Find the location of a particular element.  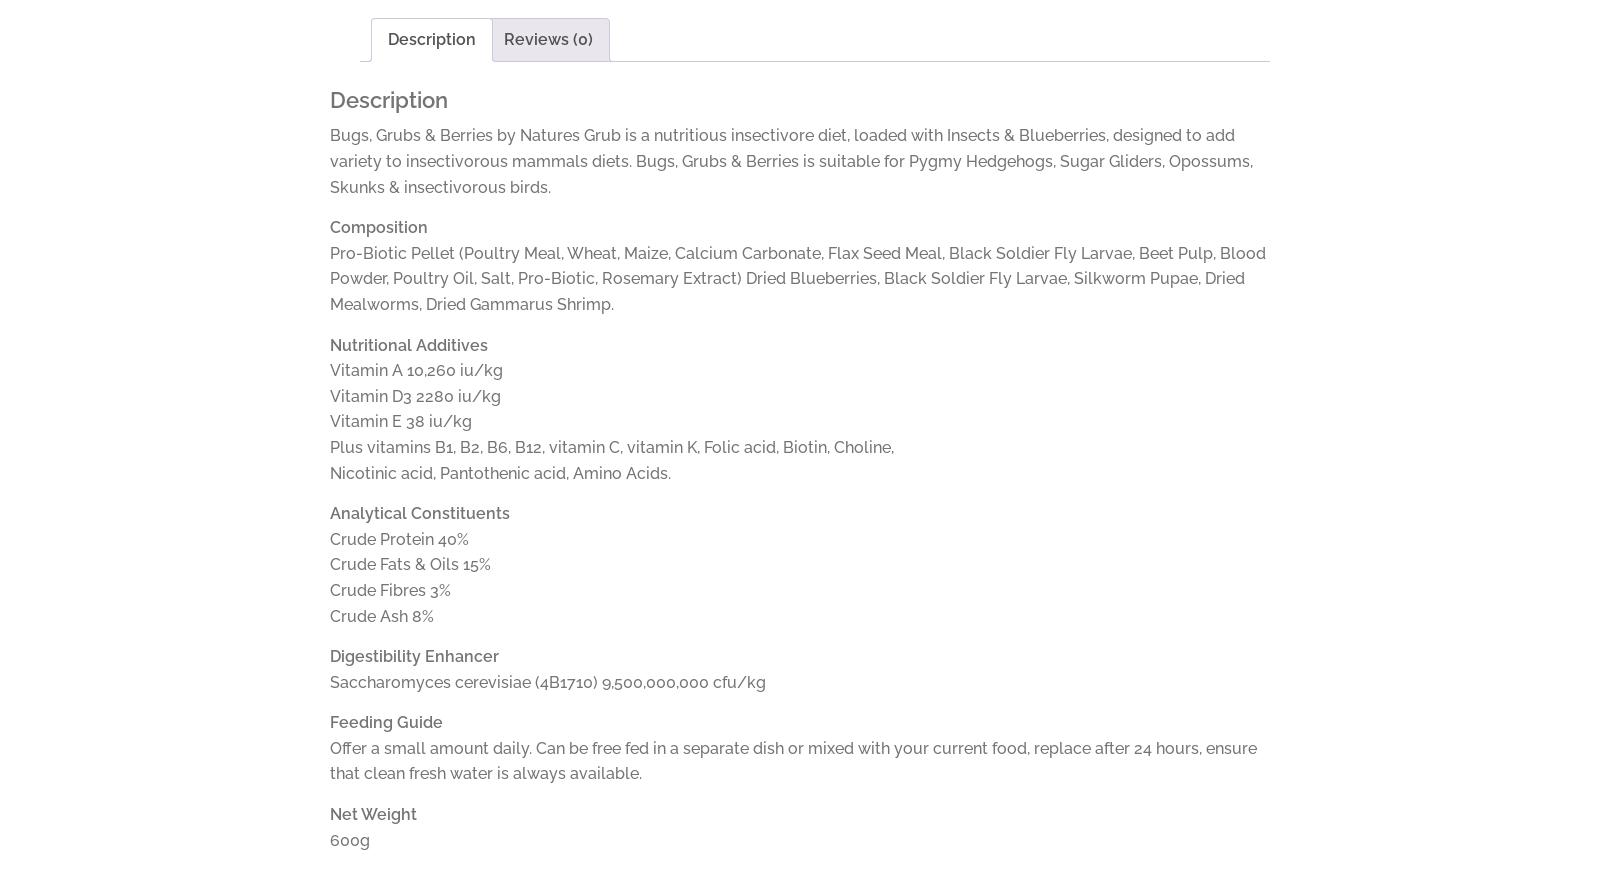

'Crude Fibres 3%' is located at coordinates (390, 588).